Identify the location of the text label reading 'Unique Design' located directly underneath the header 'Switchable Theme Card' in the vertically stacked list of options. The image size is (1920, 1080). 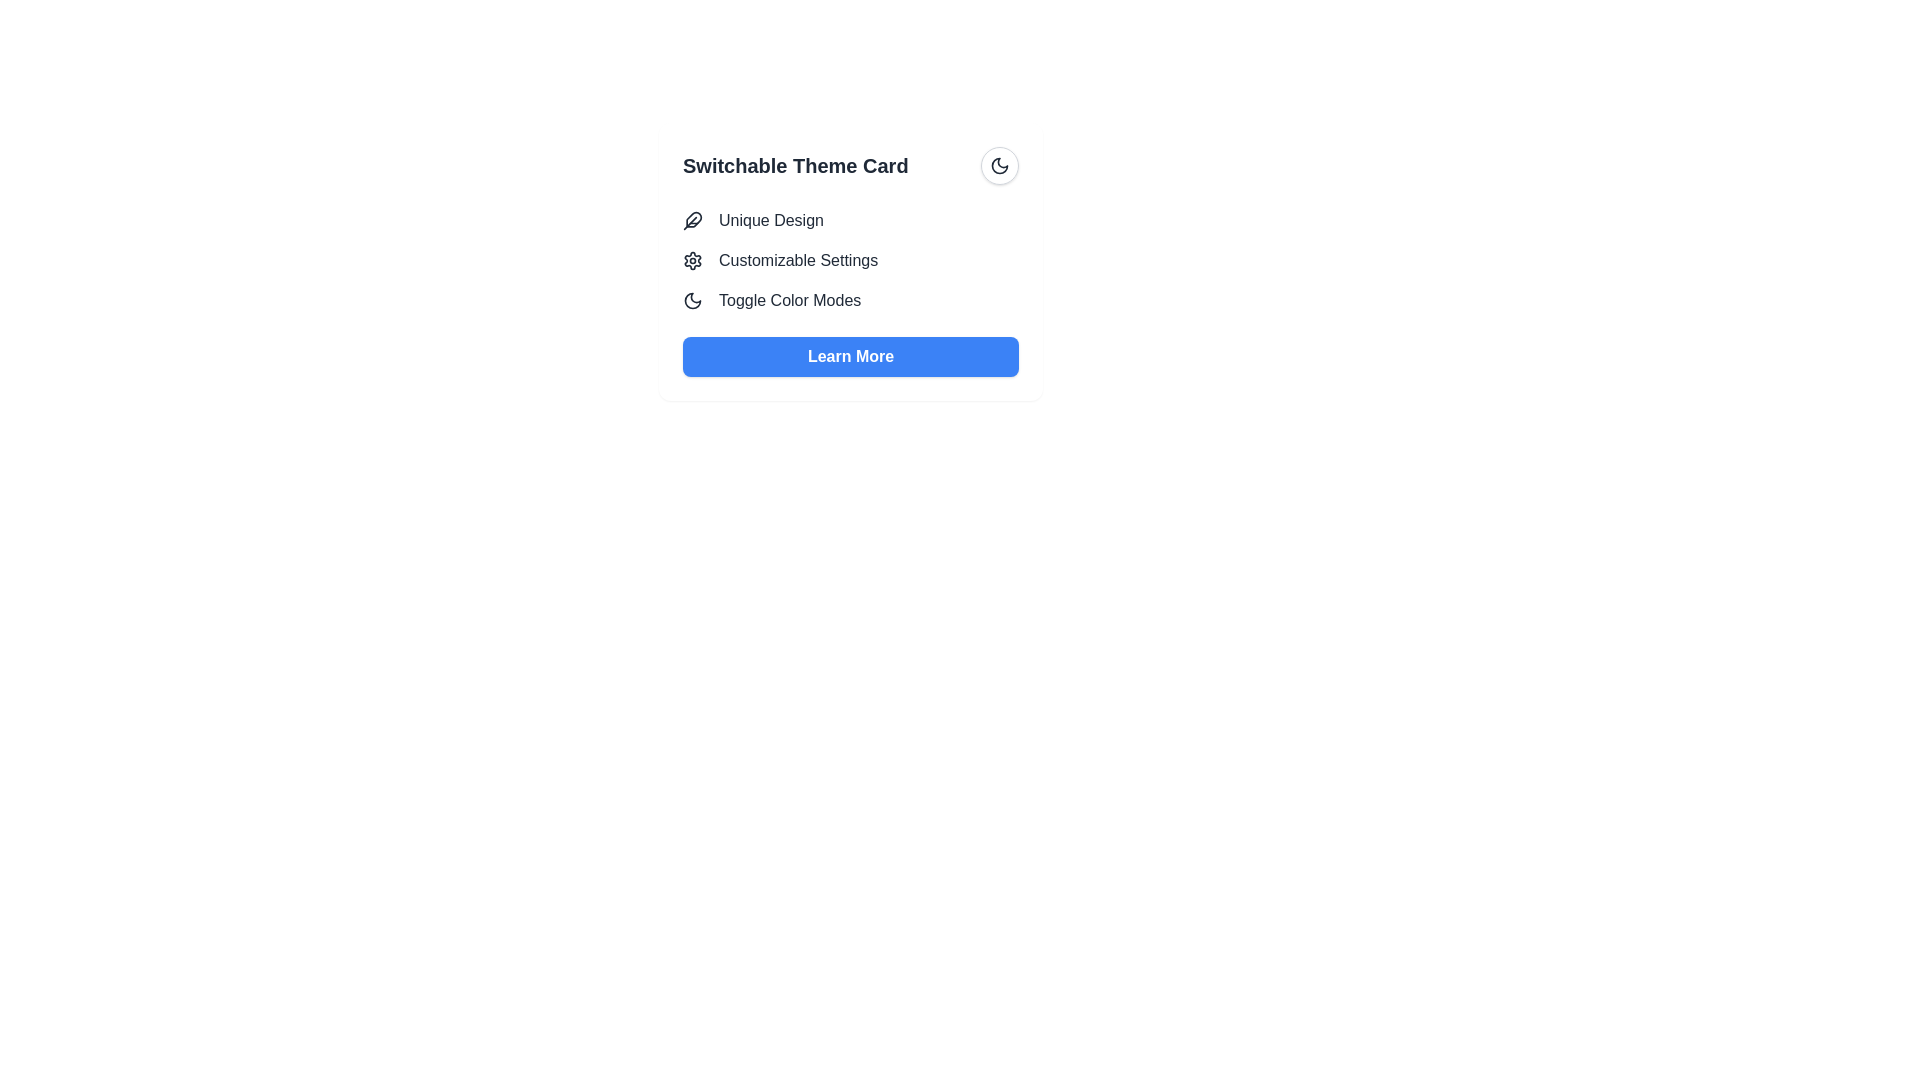
(770, 220).